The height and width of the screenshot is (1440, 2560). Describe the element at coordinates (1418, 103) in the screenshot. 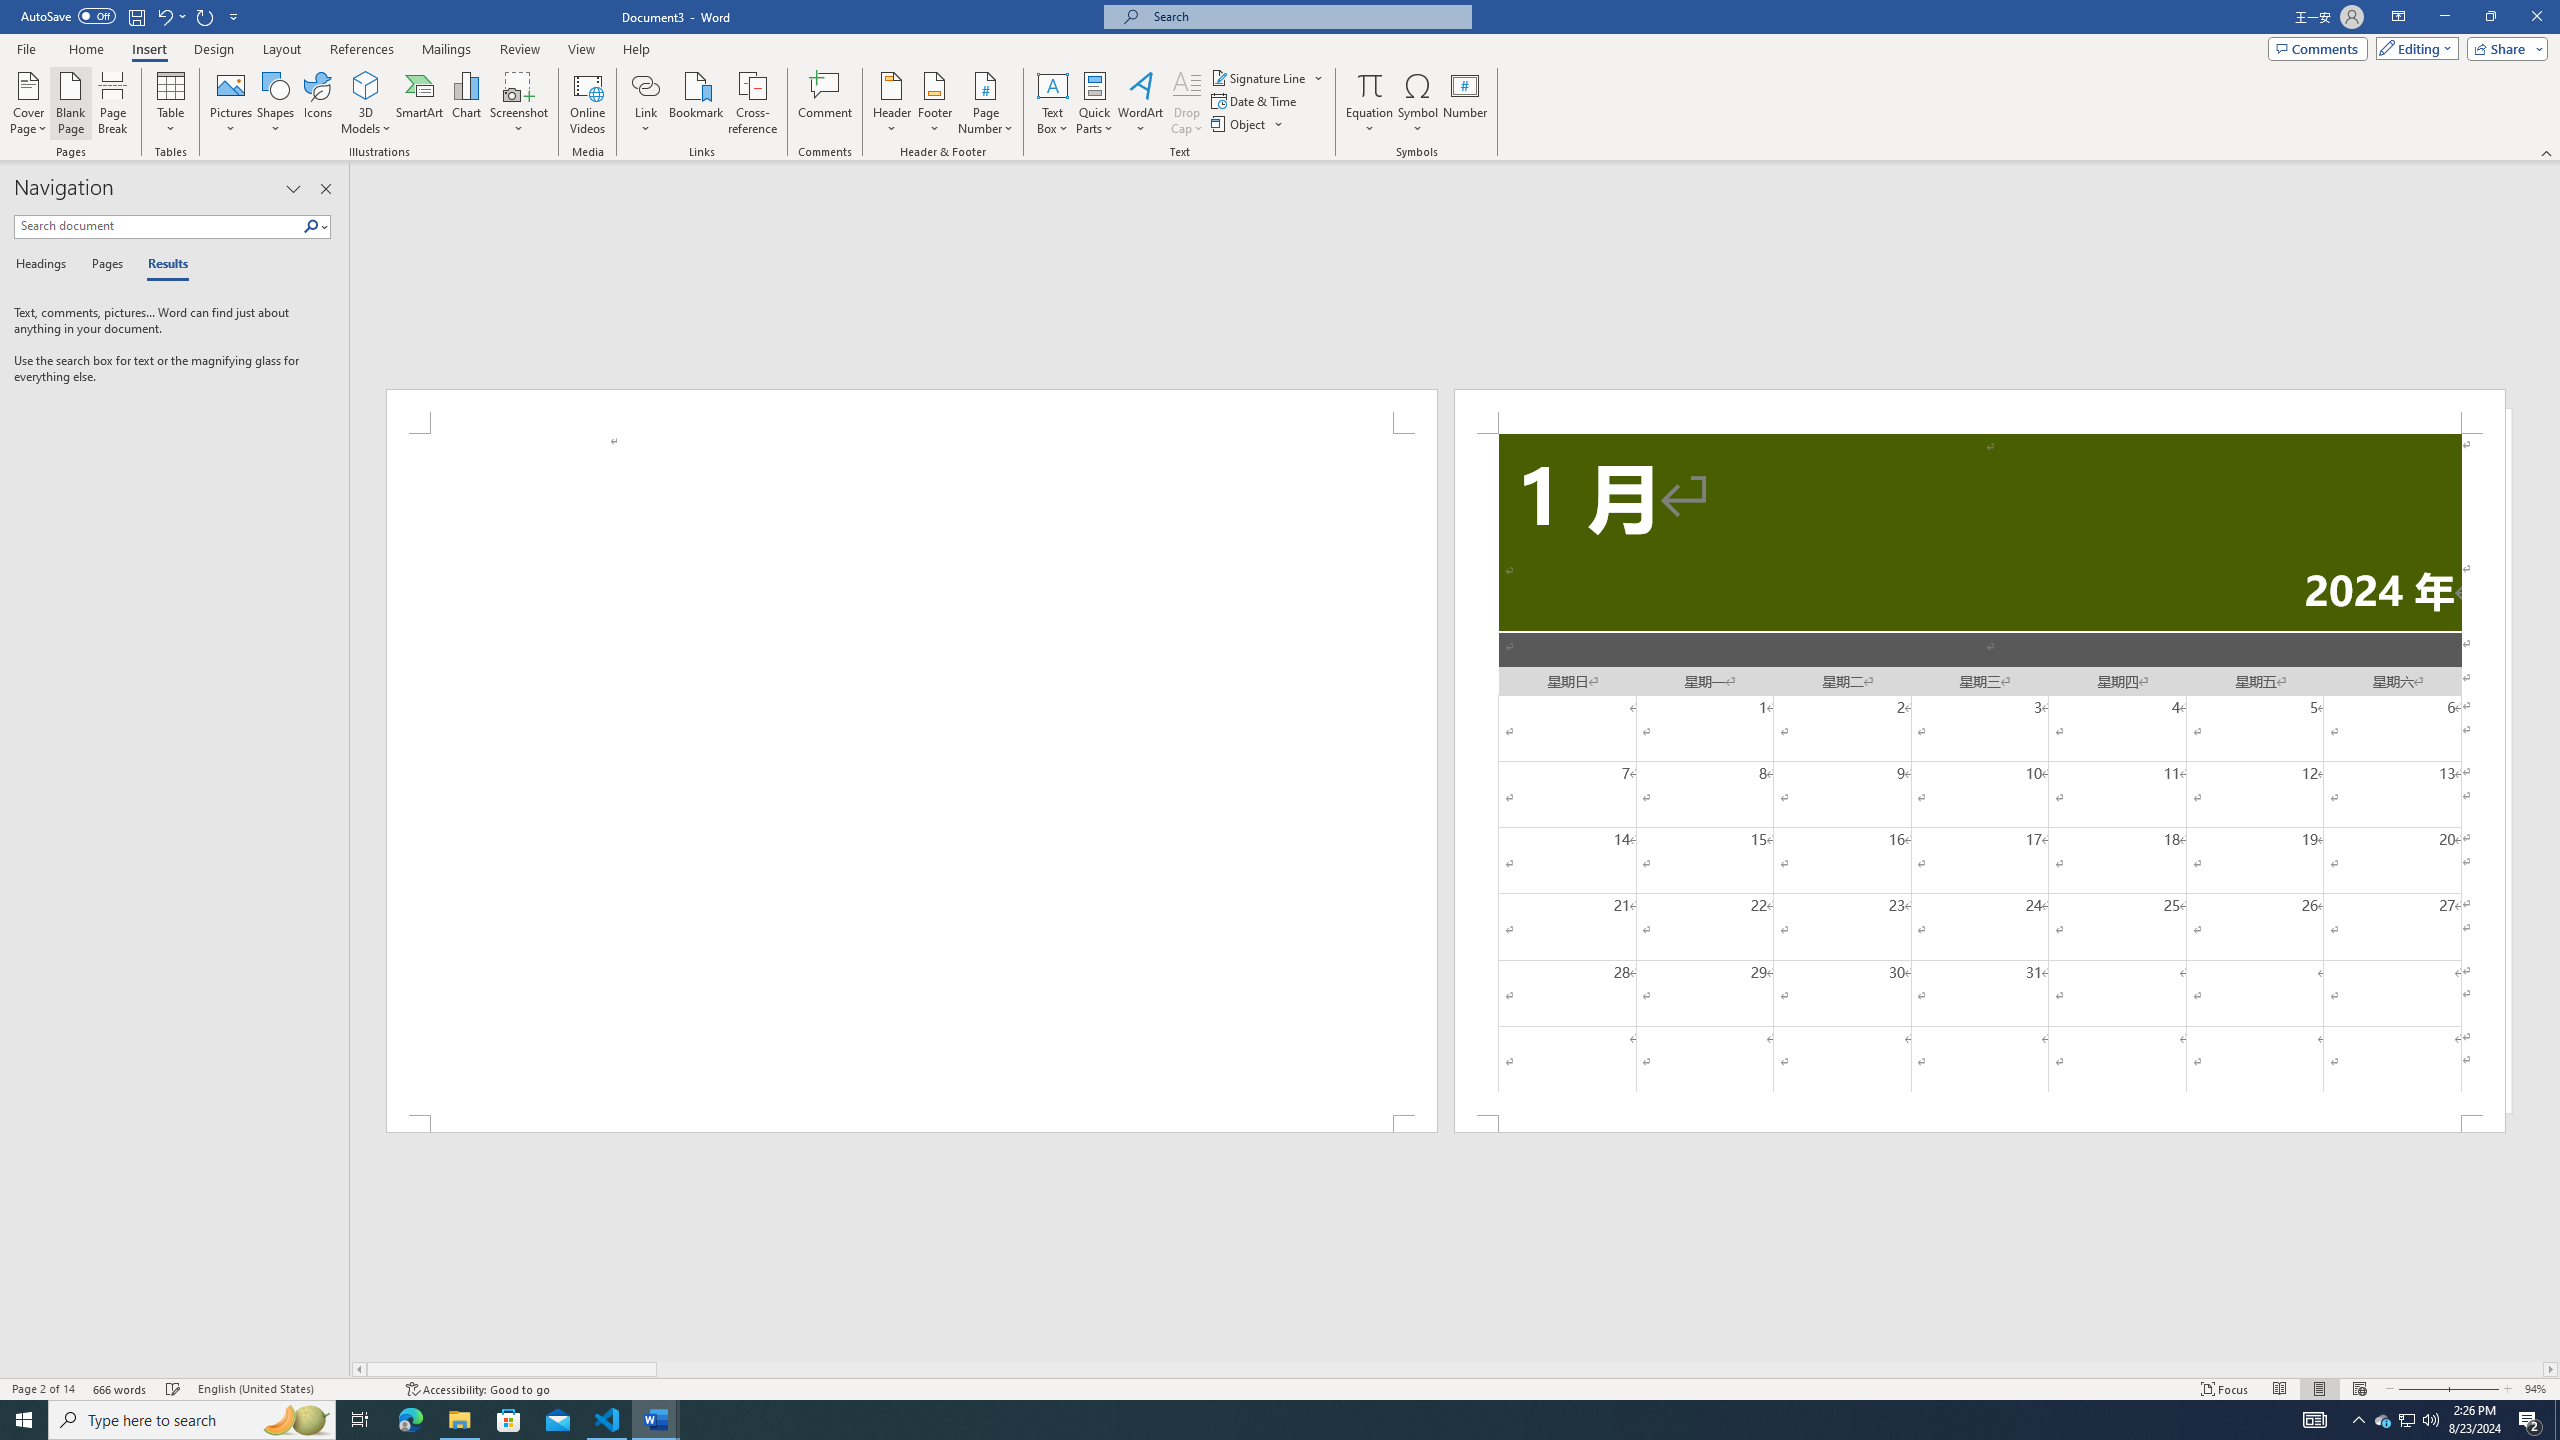

I see `'Symbol'` at that location.